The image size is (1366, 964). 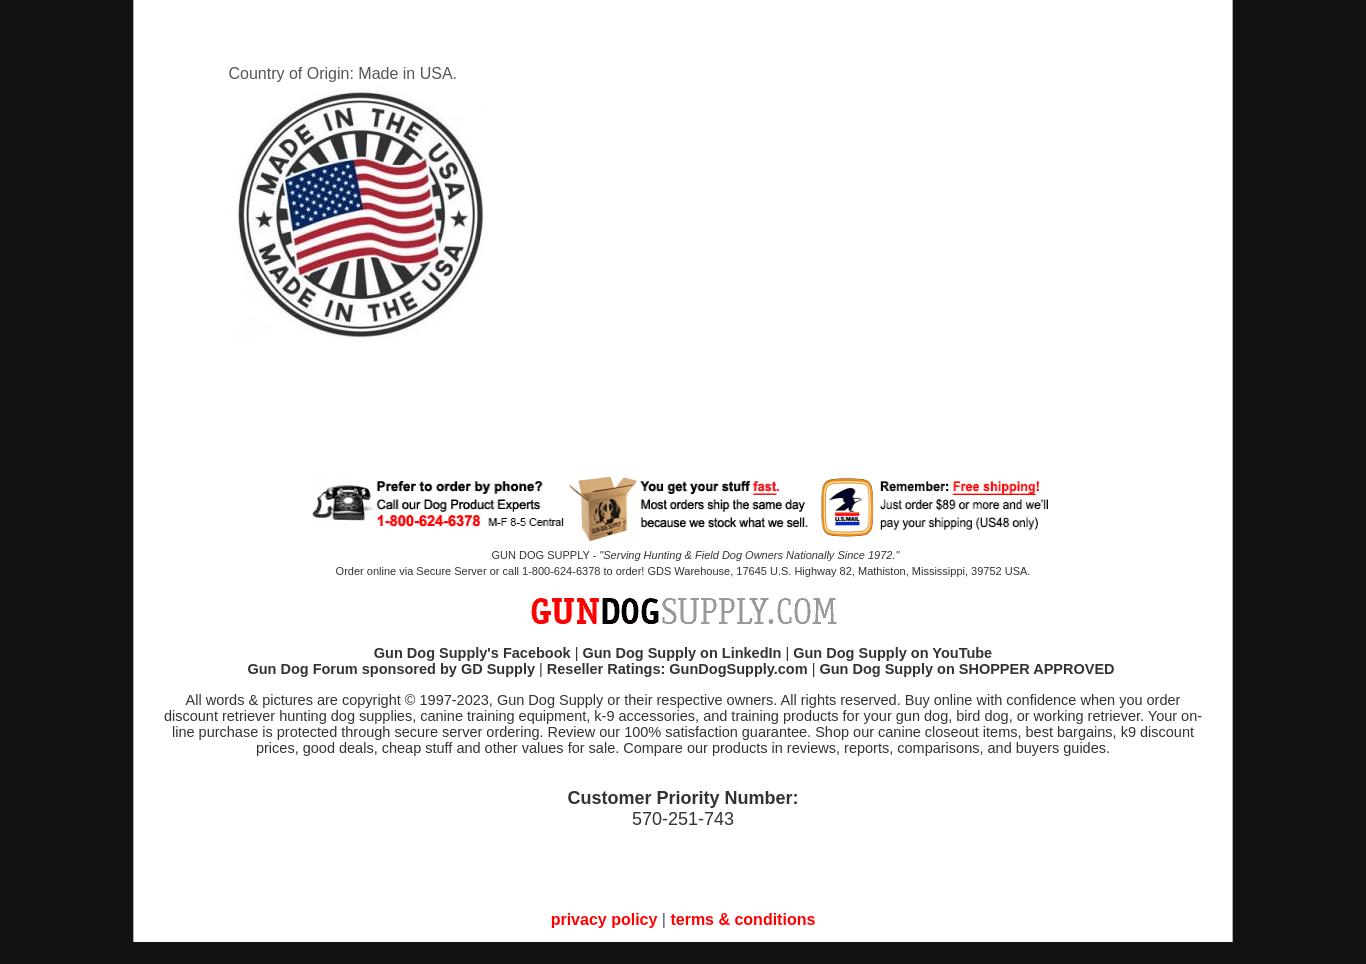 What do you see at coordinates (680, 652) in the screenshot?
I see `'Gun Dog Supply on LinkedIn'` at bounding box center [680, 652].